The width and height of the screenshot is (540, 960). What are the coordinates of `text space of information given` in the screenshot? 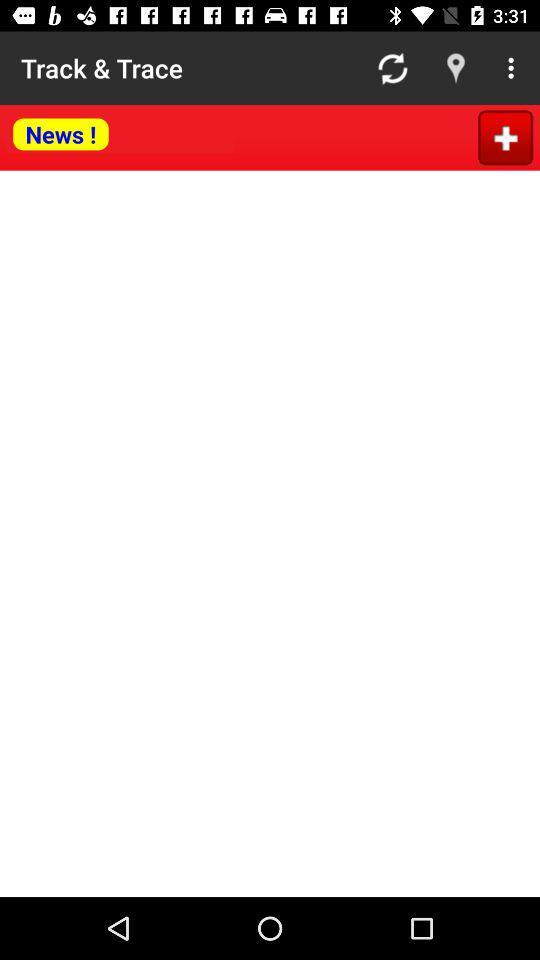 It's located at (270, 532).